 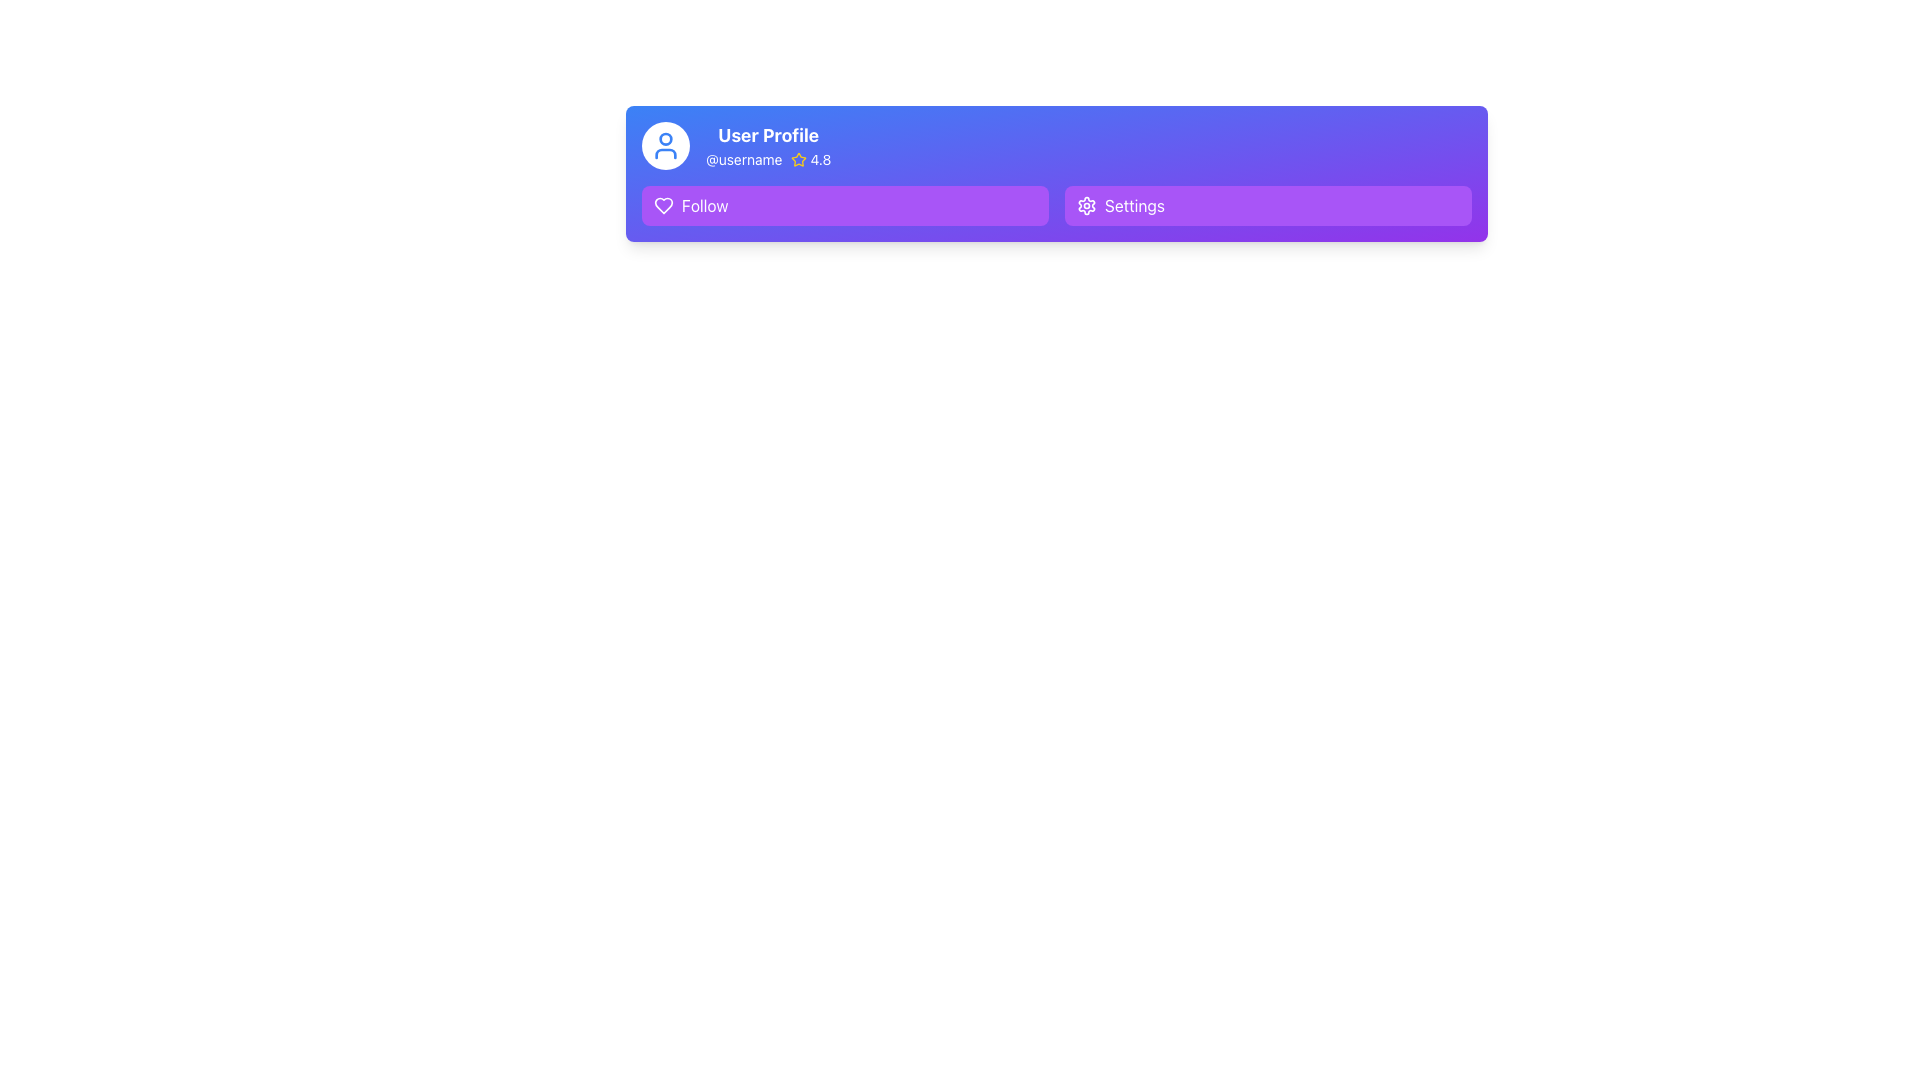 What do you see at coordinates (666, 145) in the screenshot?
I see `the user icon, which is represented by a blue icon shaped like a user with a circled head and curved body, located within a white circular background to the left of the 'User Profile' text on a large purple bar` at bounding box center [666, 145].